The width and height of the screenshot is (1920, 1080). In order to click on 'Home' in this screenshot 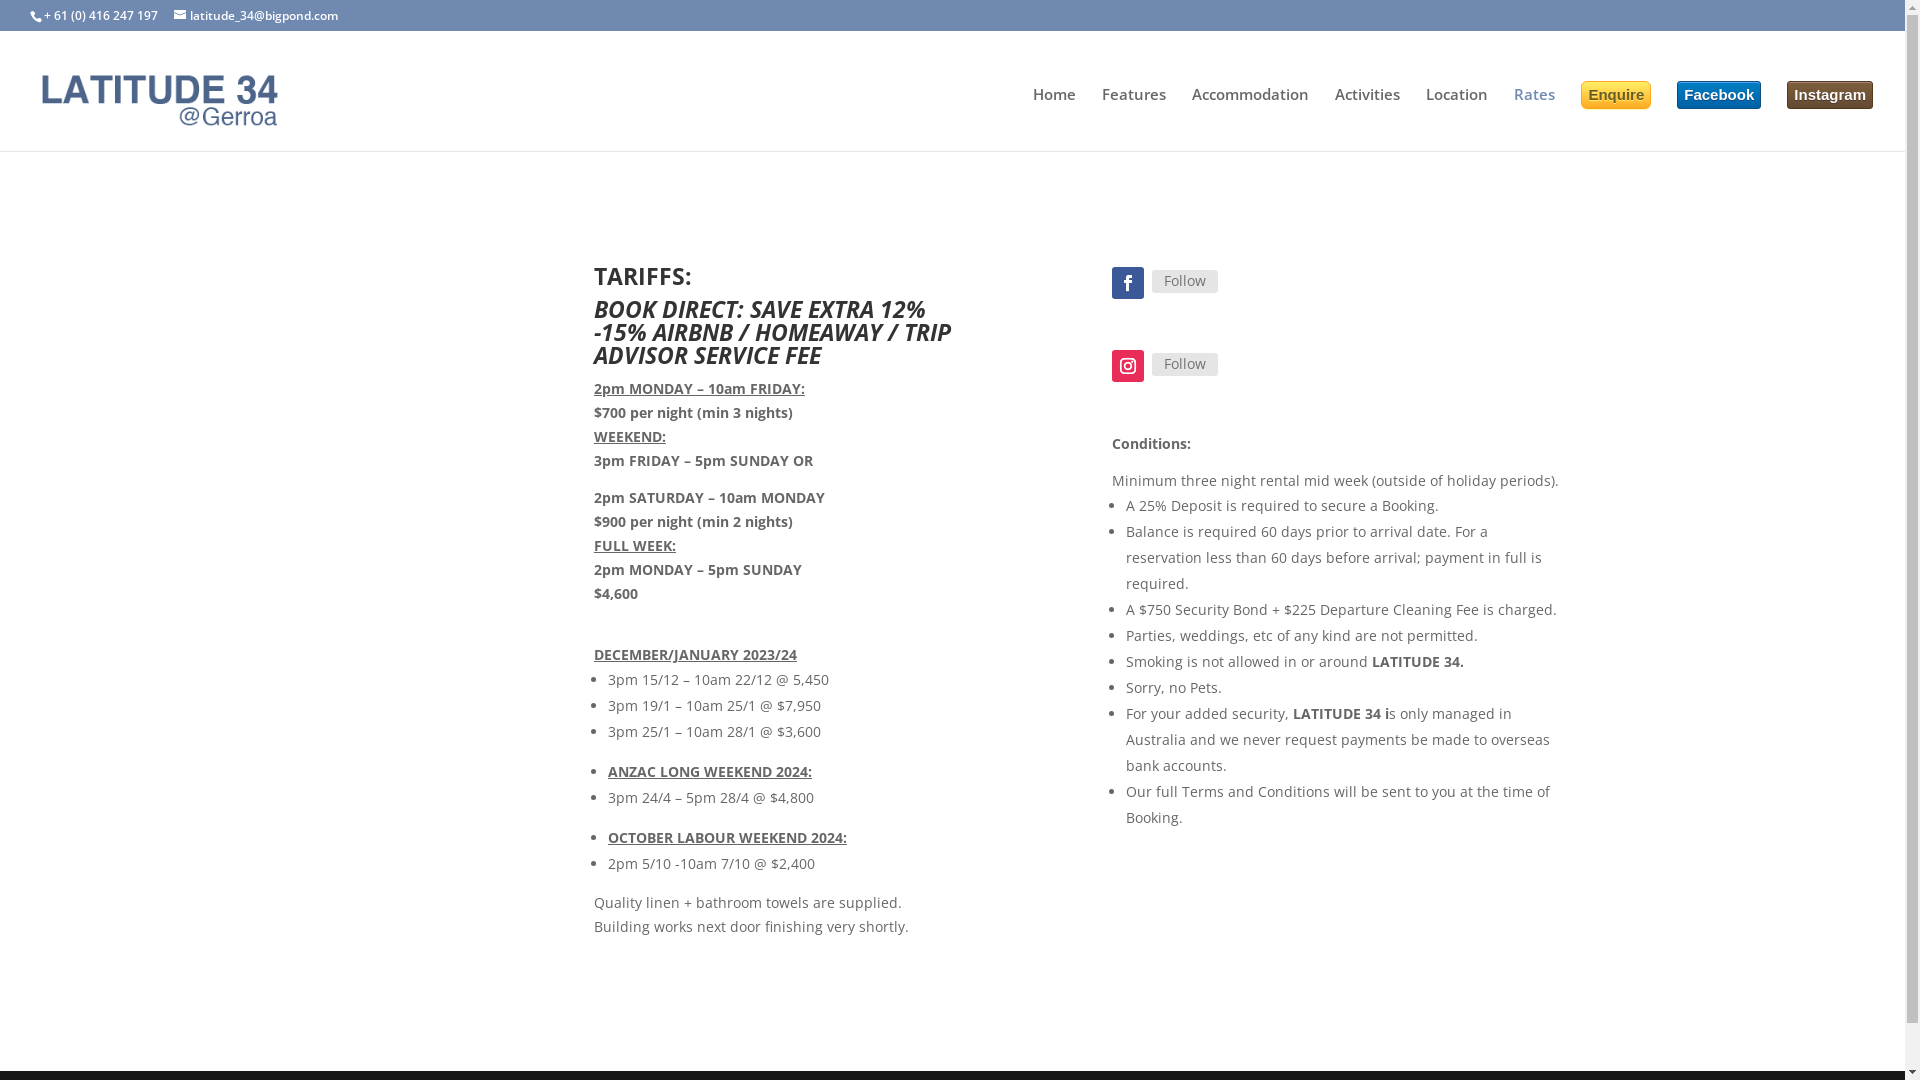, I will do `click(1053, 119)`.